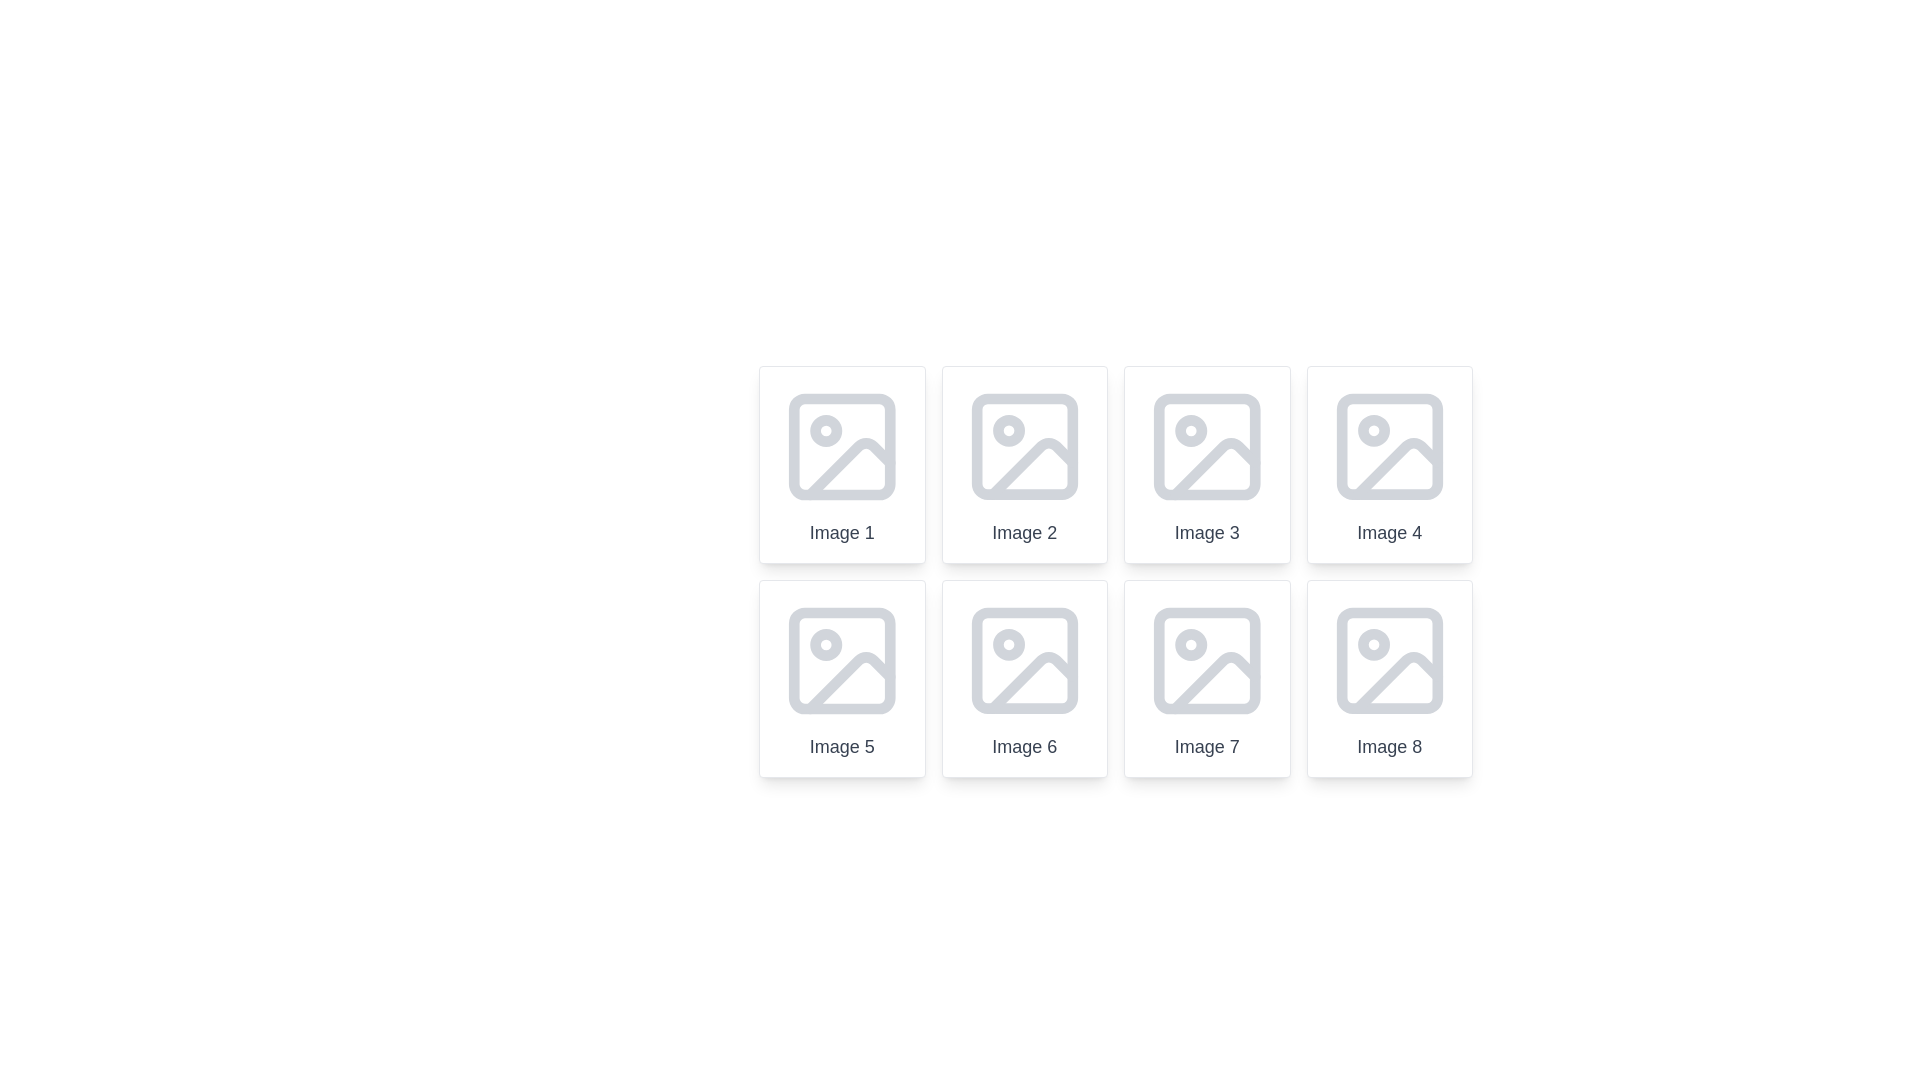 The width and height of the screenshot is (1920, 1080). What do you see at coordinates (1206, 660) in the screenshot?
I see `the primary image icon associated with 'Image 7' to interact with it` at bounding box center [1206, 660].